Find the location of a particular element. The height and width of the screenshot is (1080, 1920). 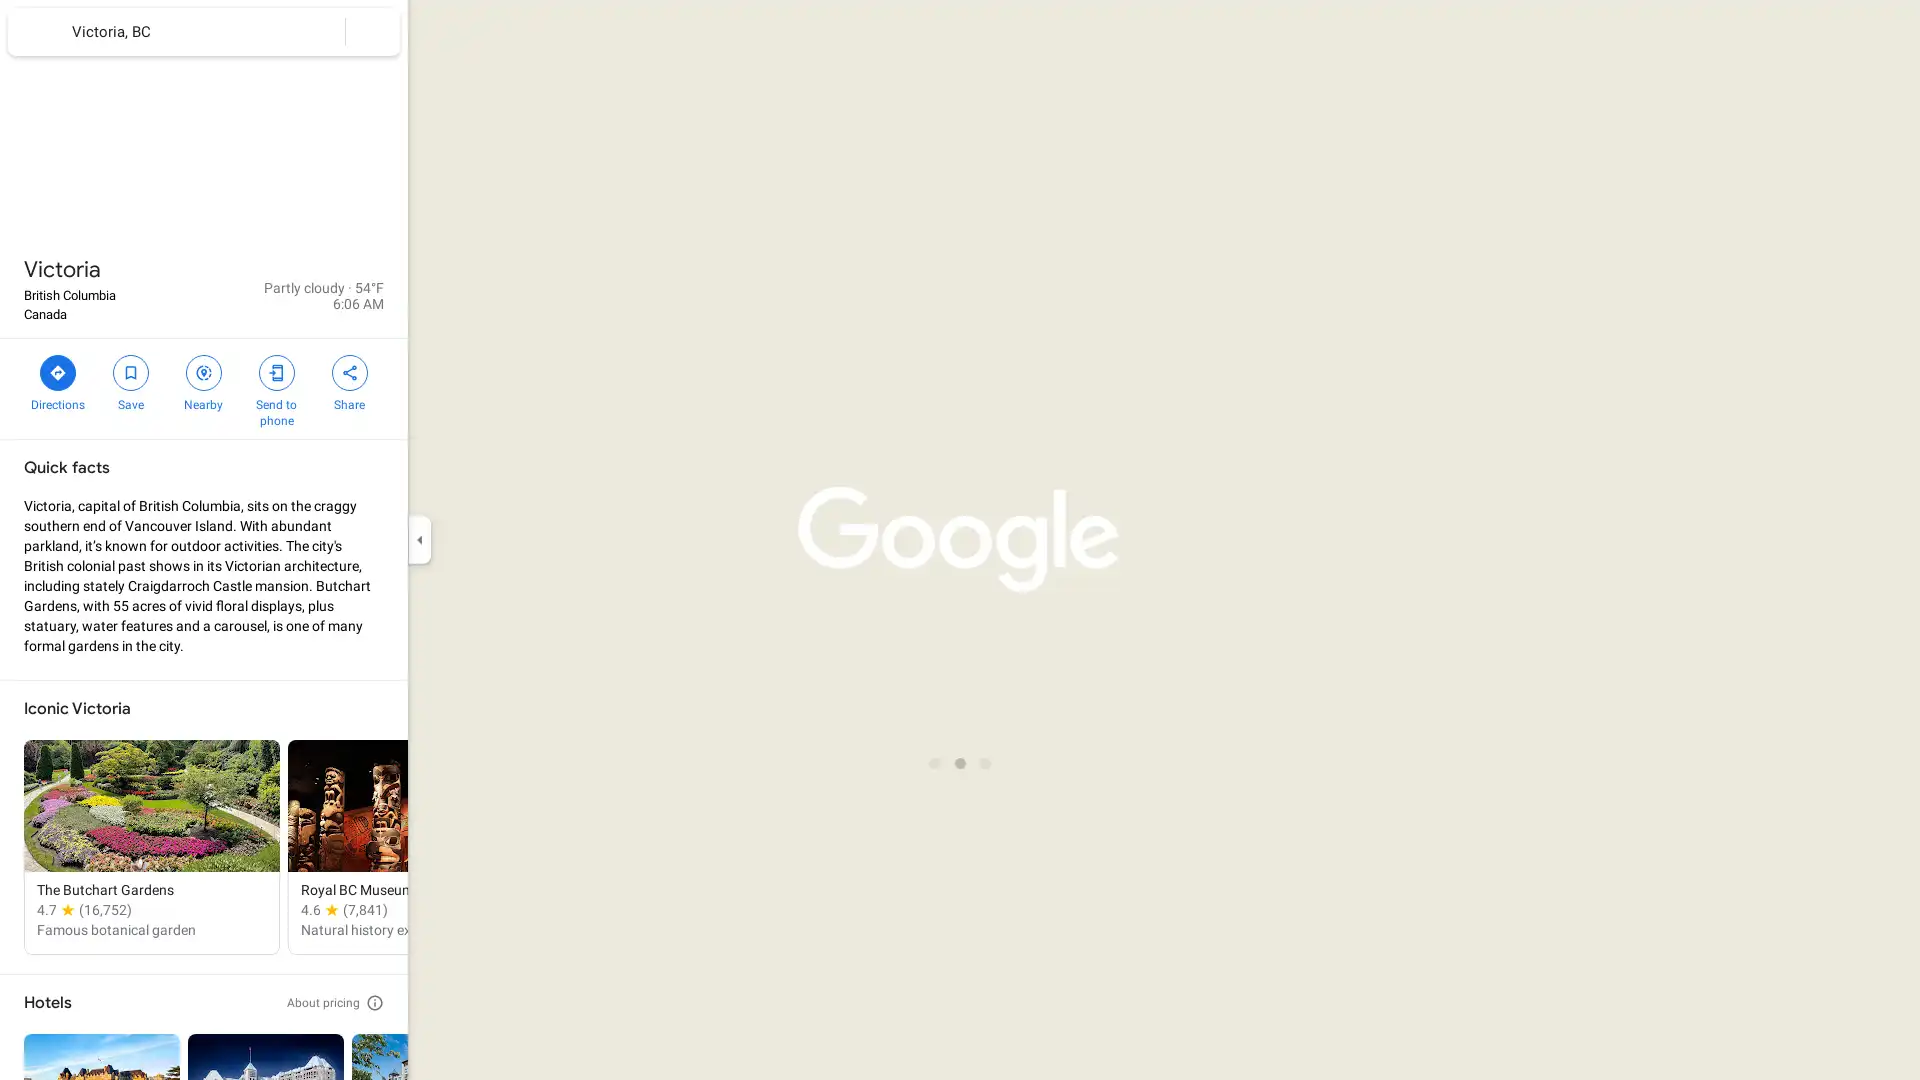

Save Victoria in your lists is located at coordinates (129, 381).